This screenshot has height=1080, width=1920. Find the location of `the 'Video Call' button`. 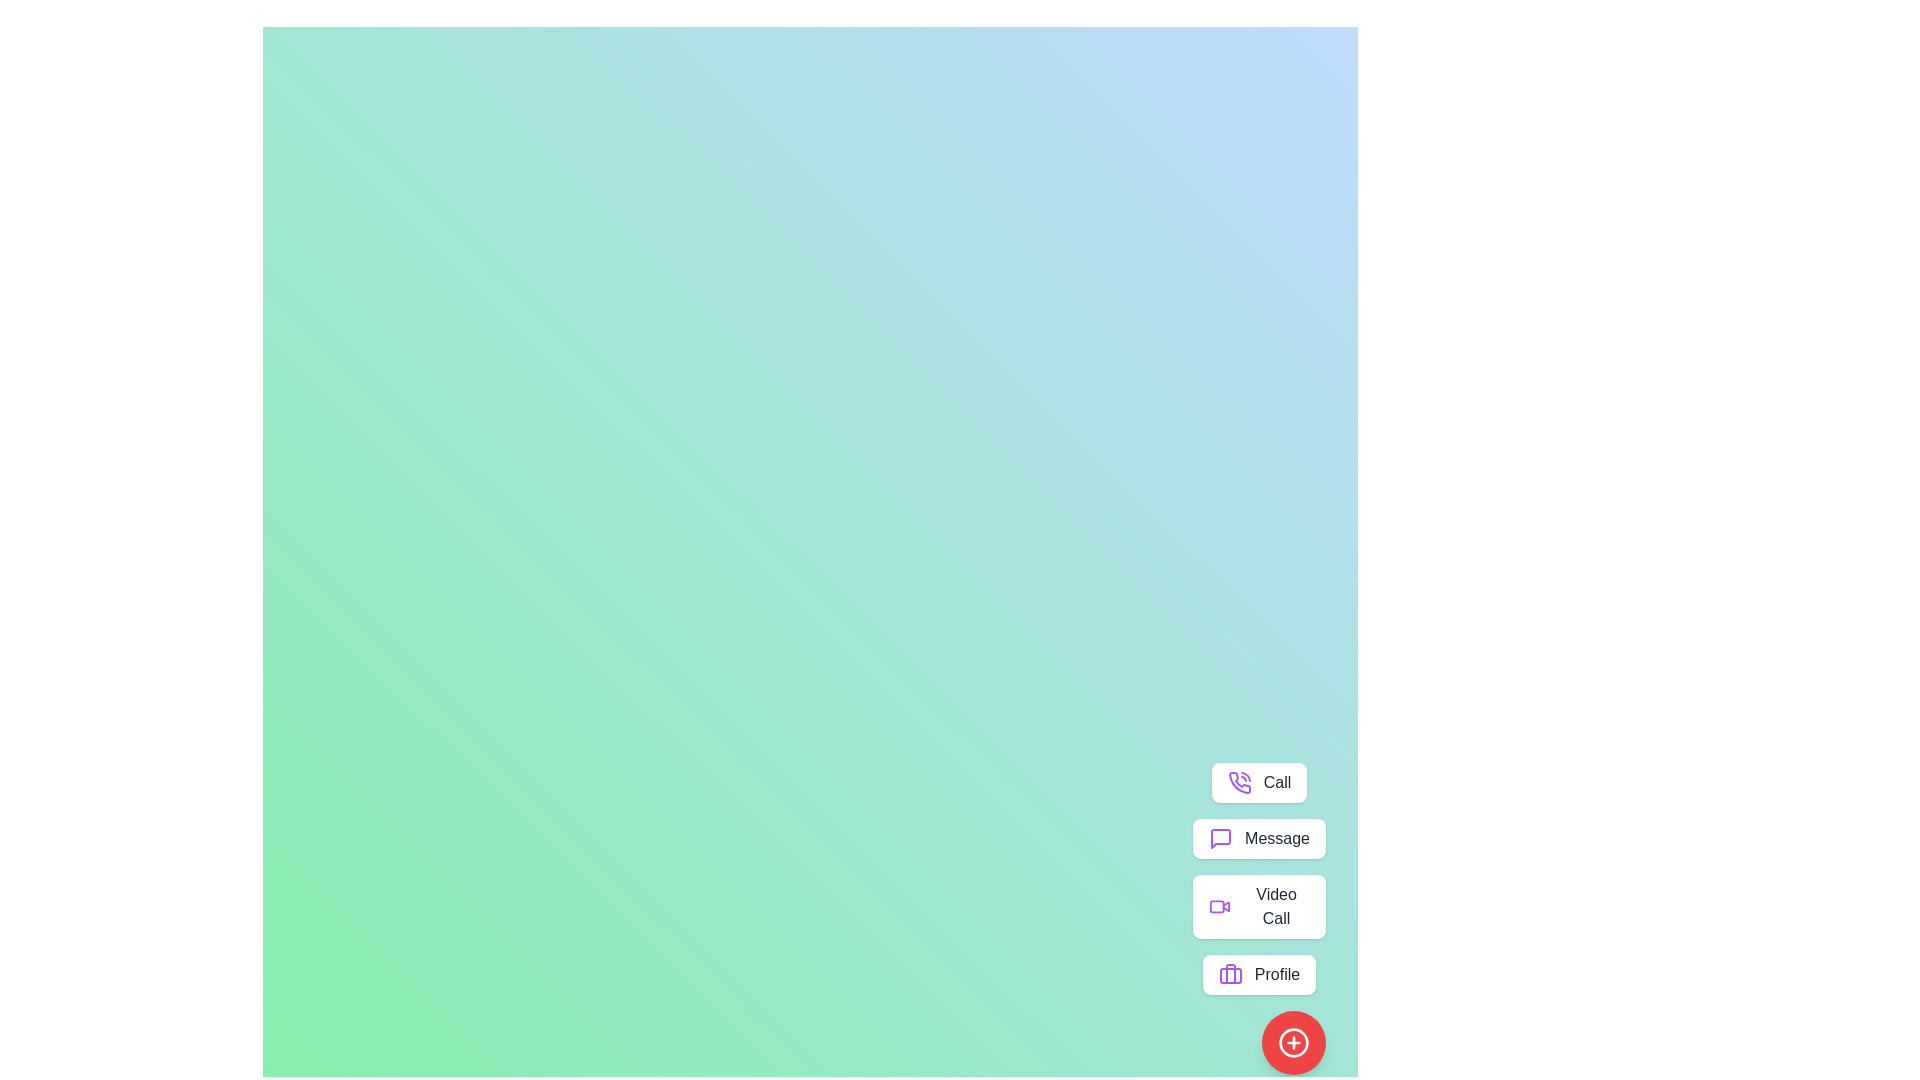

the 'Video Call' button is located at coordinates (1258, 906).